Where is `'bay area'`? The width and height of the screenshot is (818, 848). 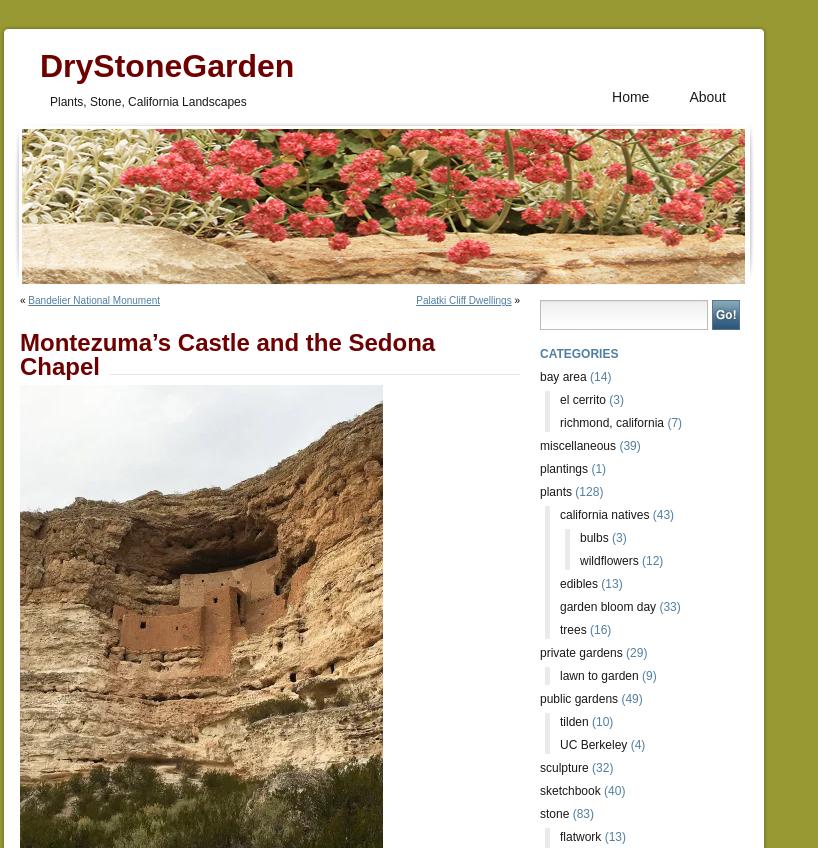
'bay area' is located at coordinates (539, 377).